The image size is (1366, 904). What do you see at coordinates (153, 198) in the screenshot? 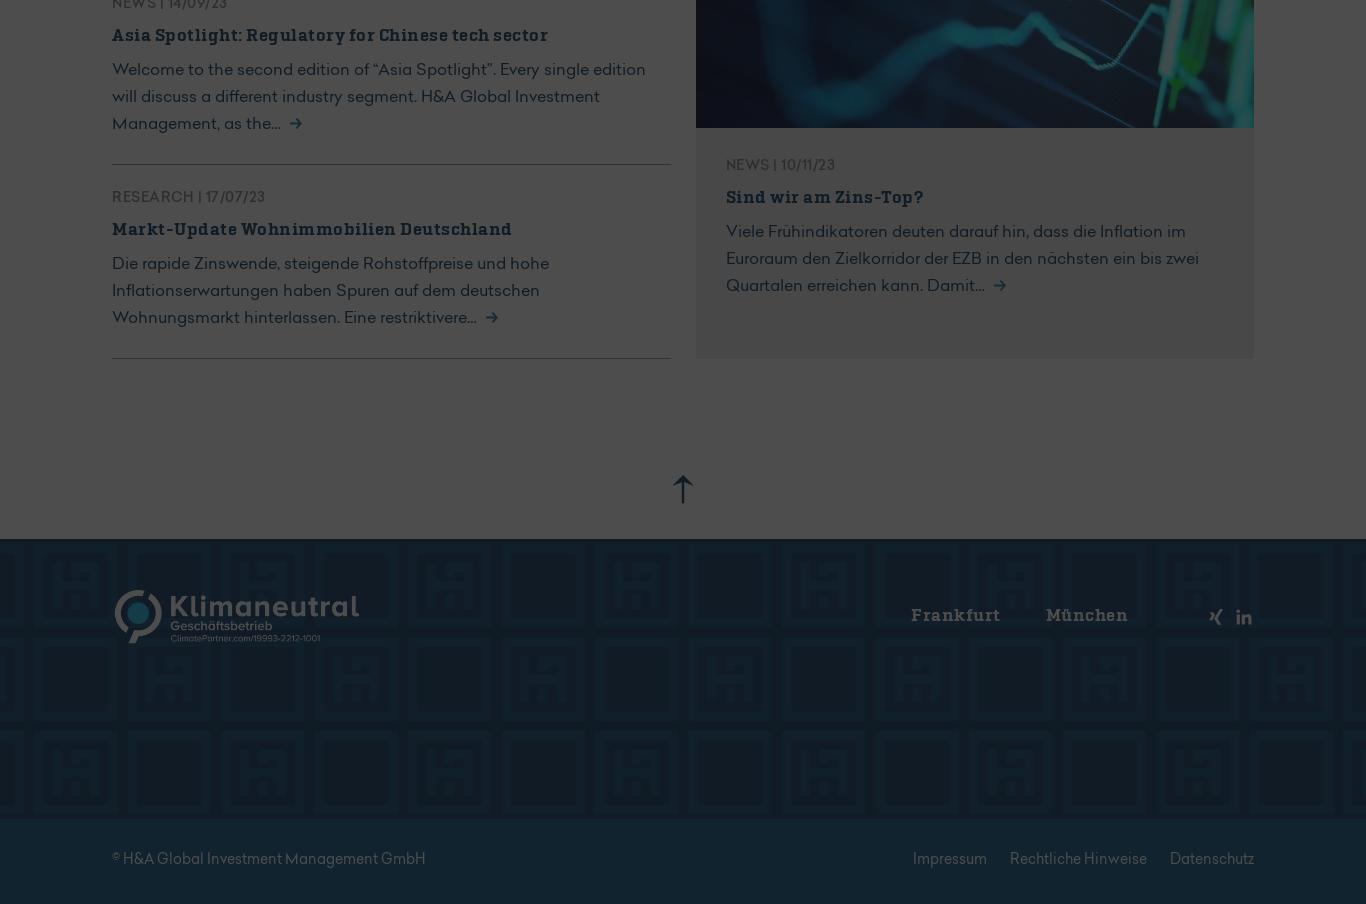
I see `'Research'` at bounding box center [153, 198].